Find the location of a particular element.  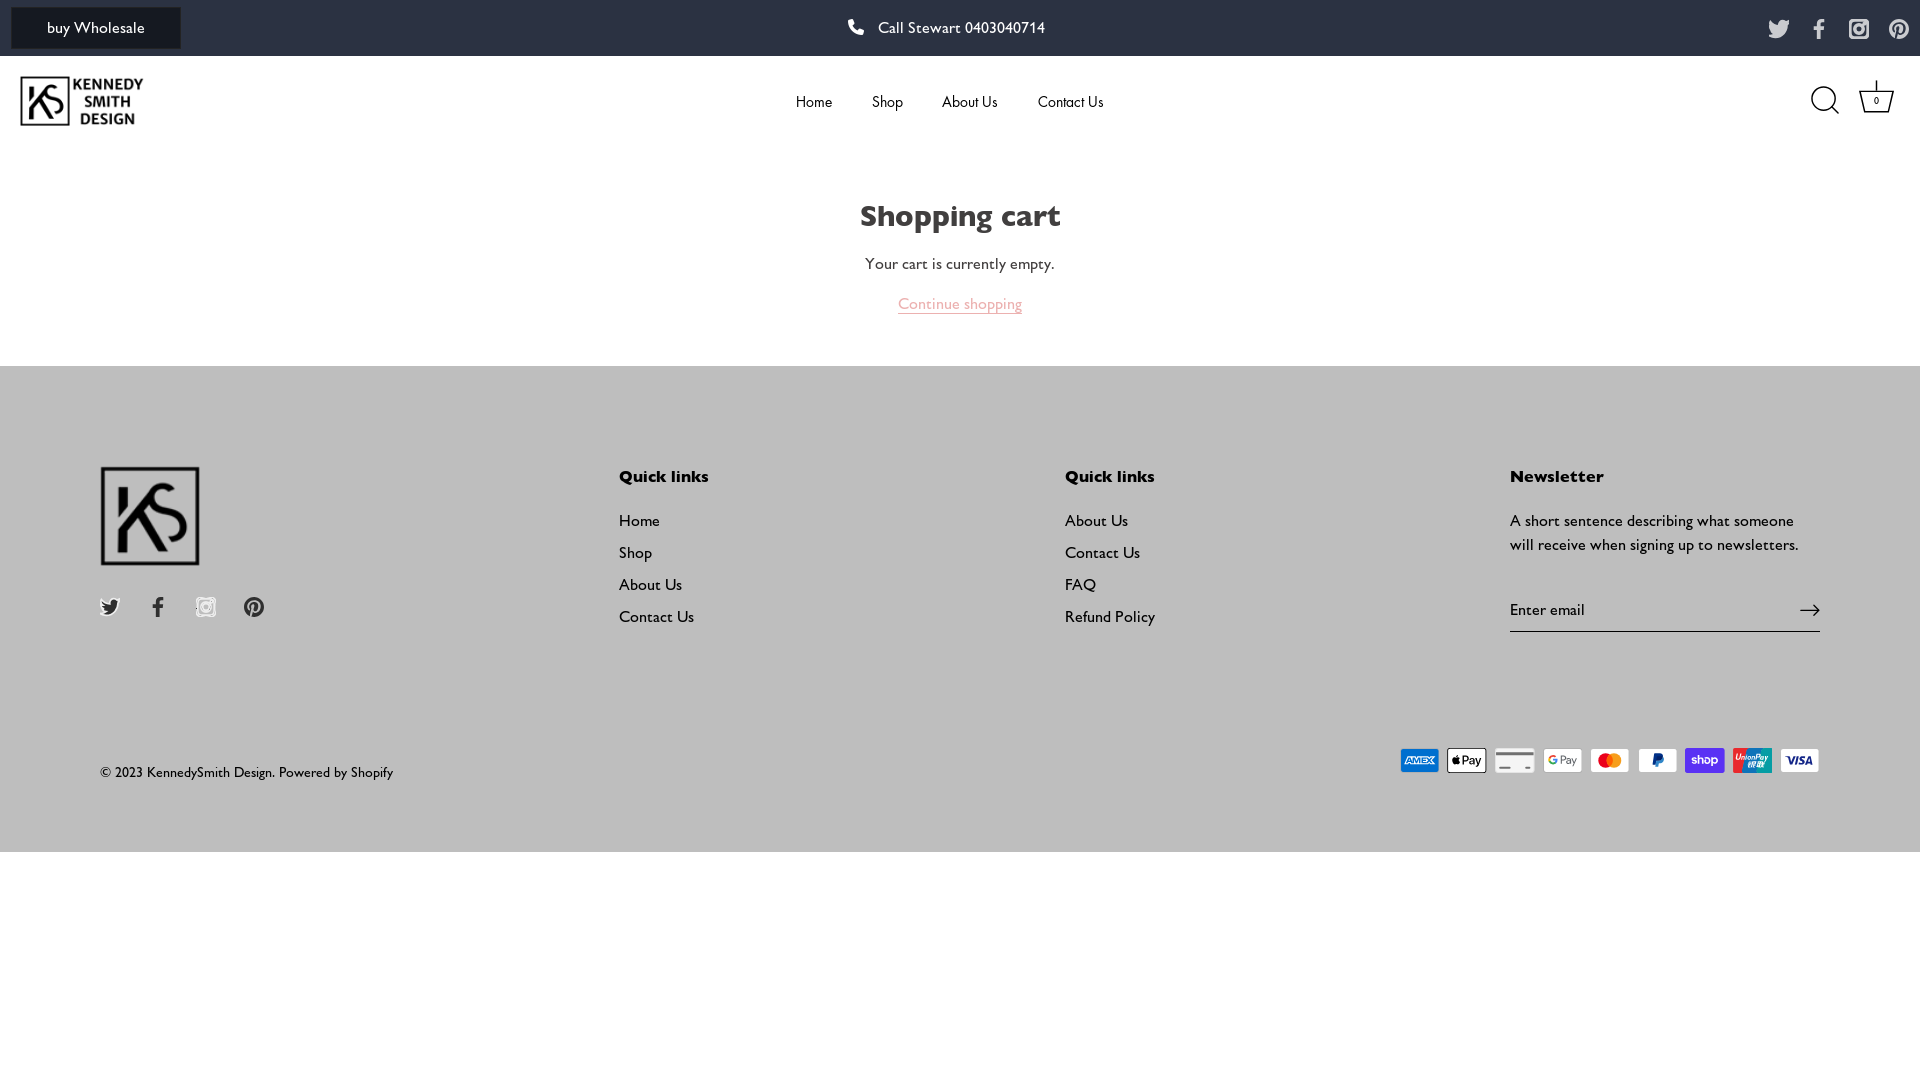

'Call Stewart 0403040714' is located at coordinates (945, 27).